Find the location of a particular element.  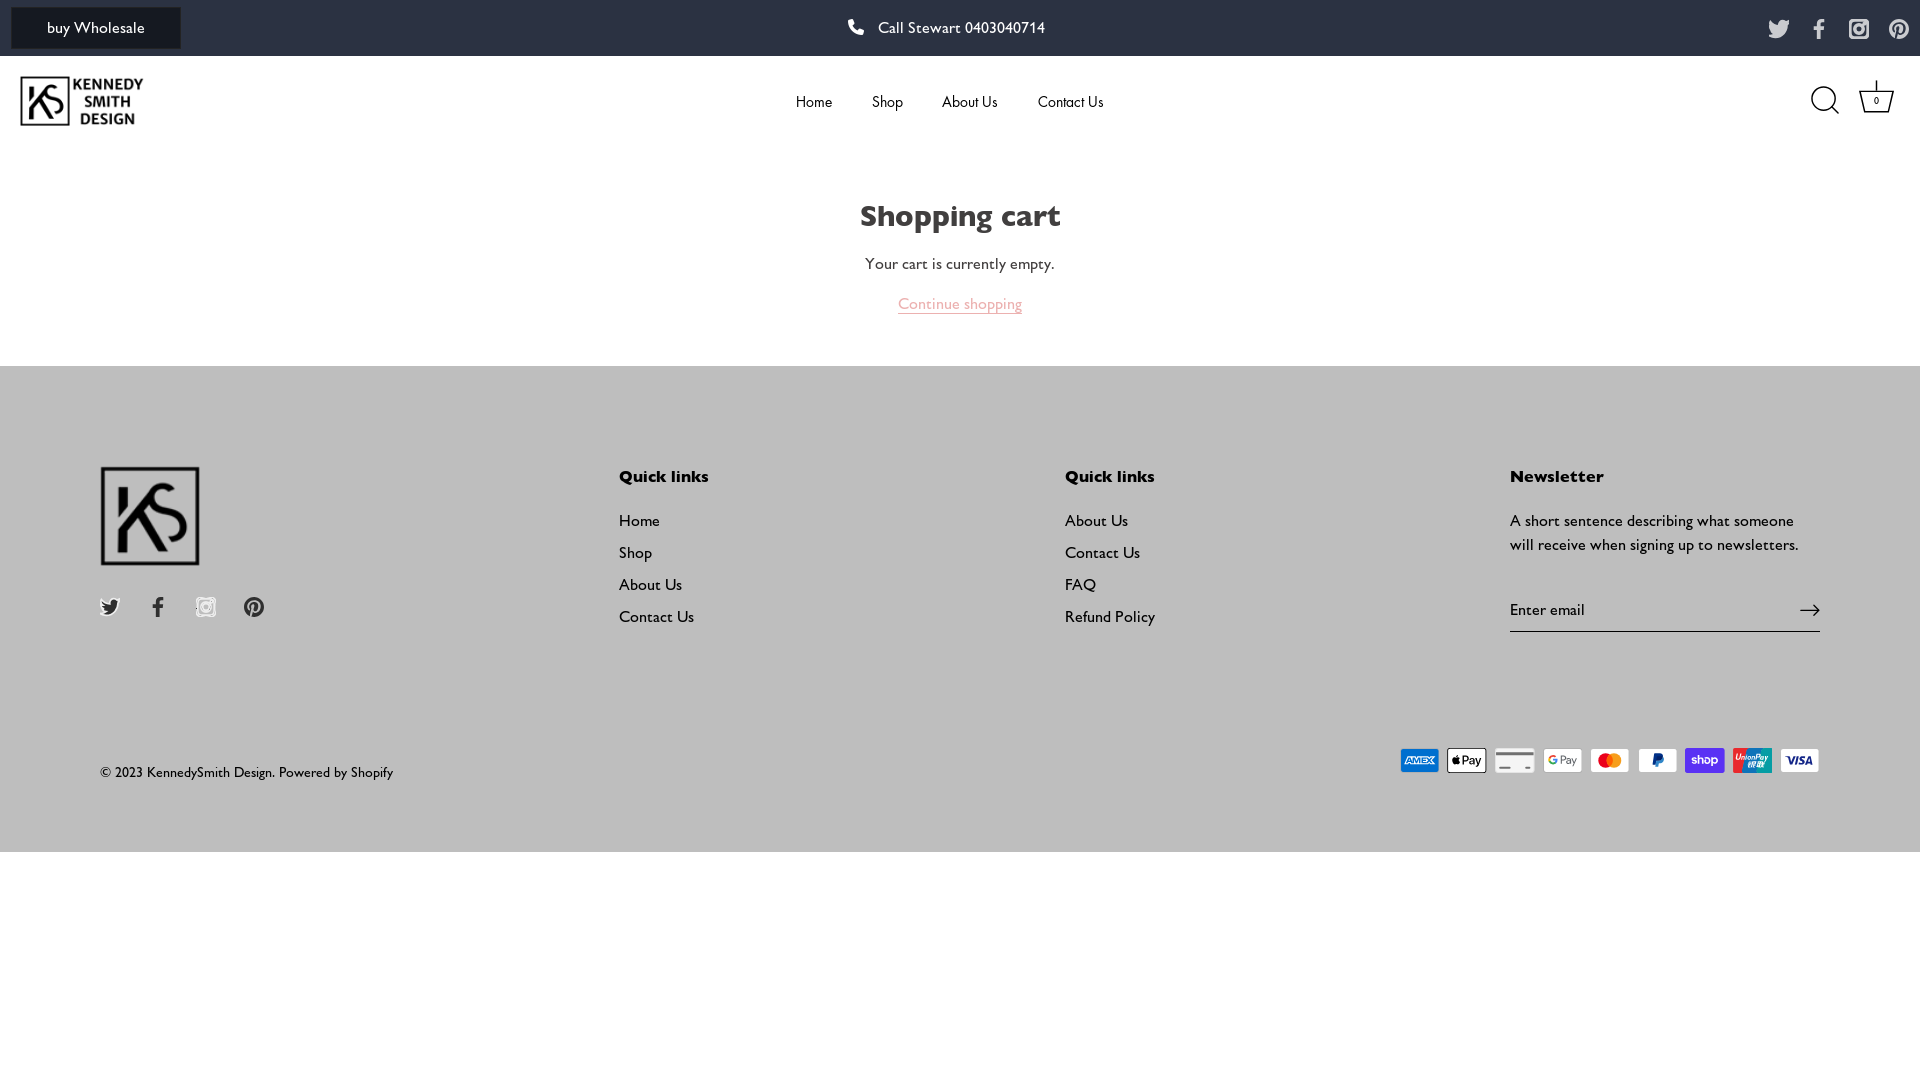

'Call Stewart 0403040714' is located at coordinates (945, 27).